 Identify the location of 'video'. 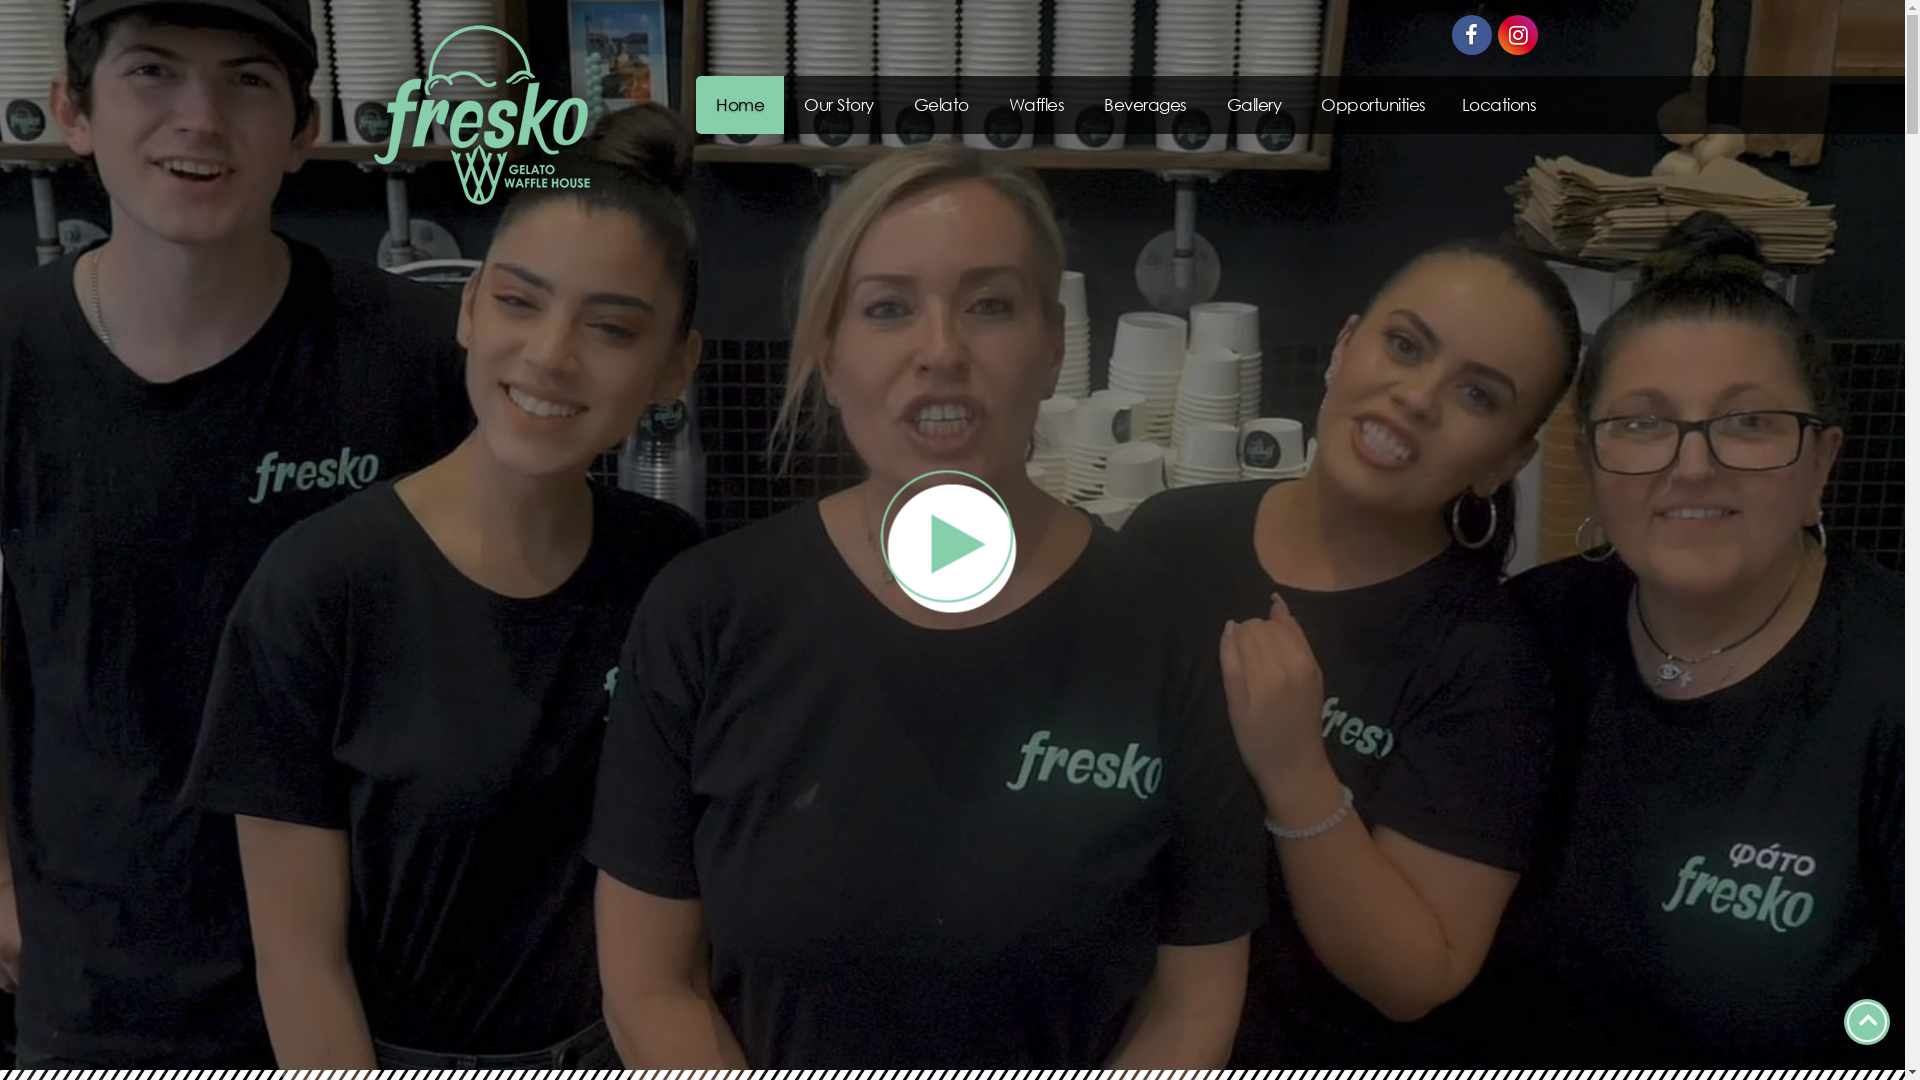
(879, 540).